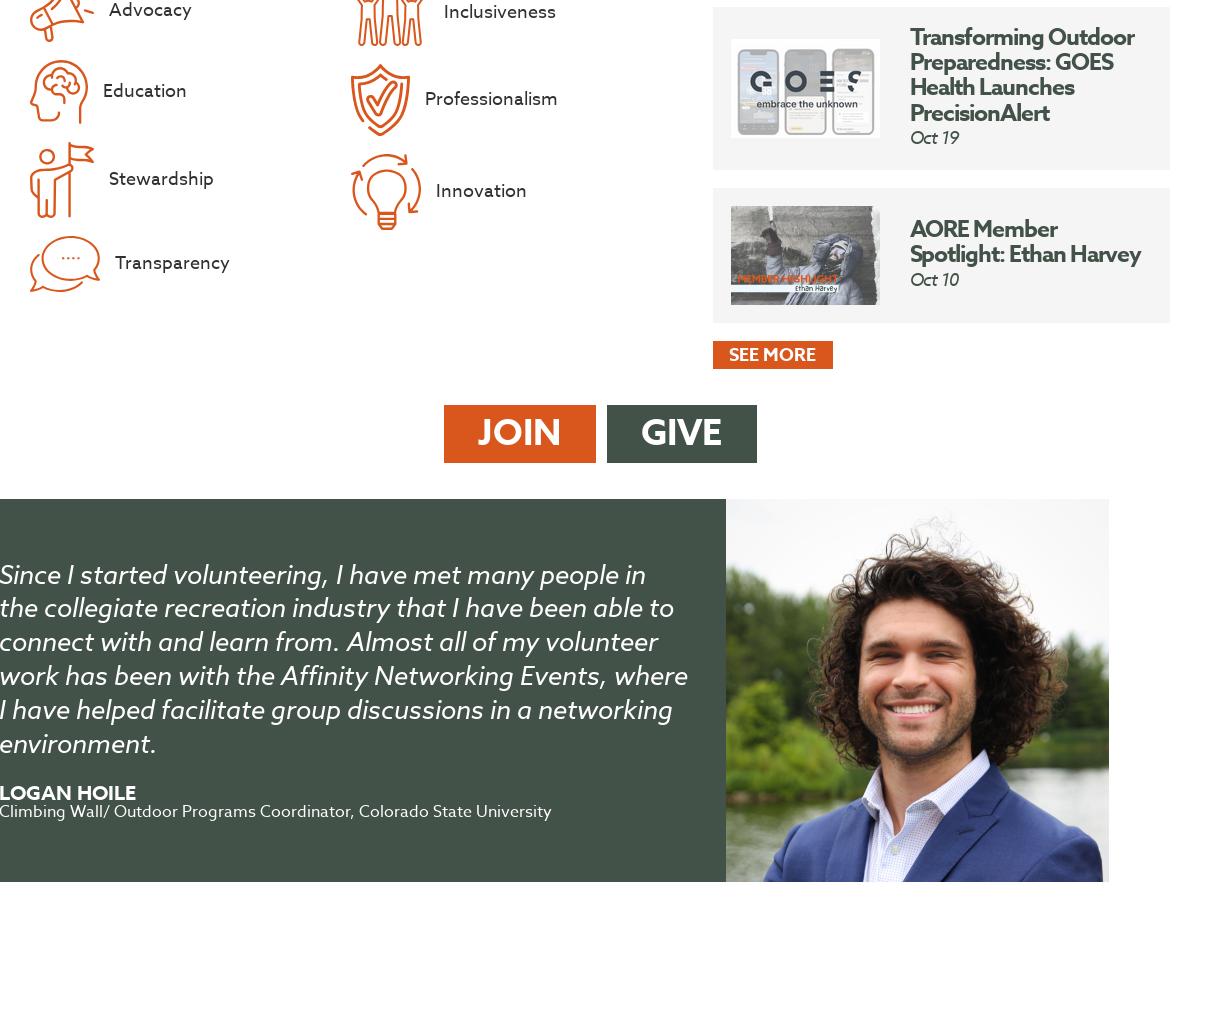 This screenshot has height=1027, width=1207. I want to click on 'Give', so click(641, 433).